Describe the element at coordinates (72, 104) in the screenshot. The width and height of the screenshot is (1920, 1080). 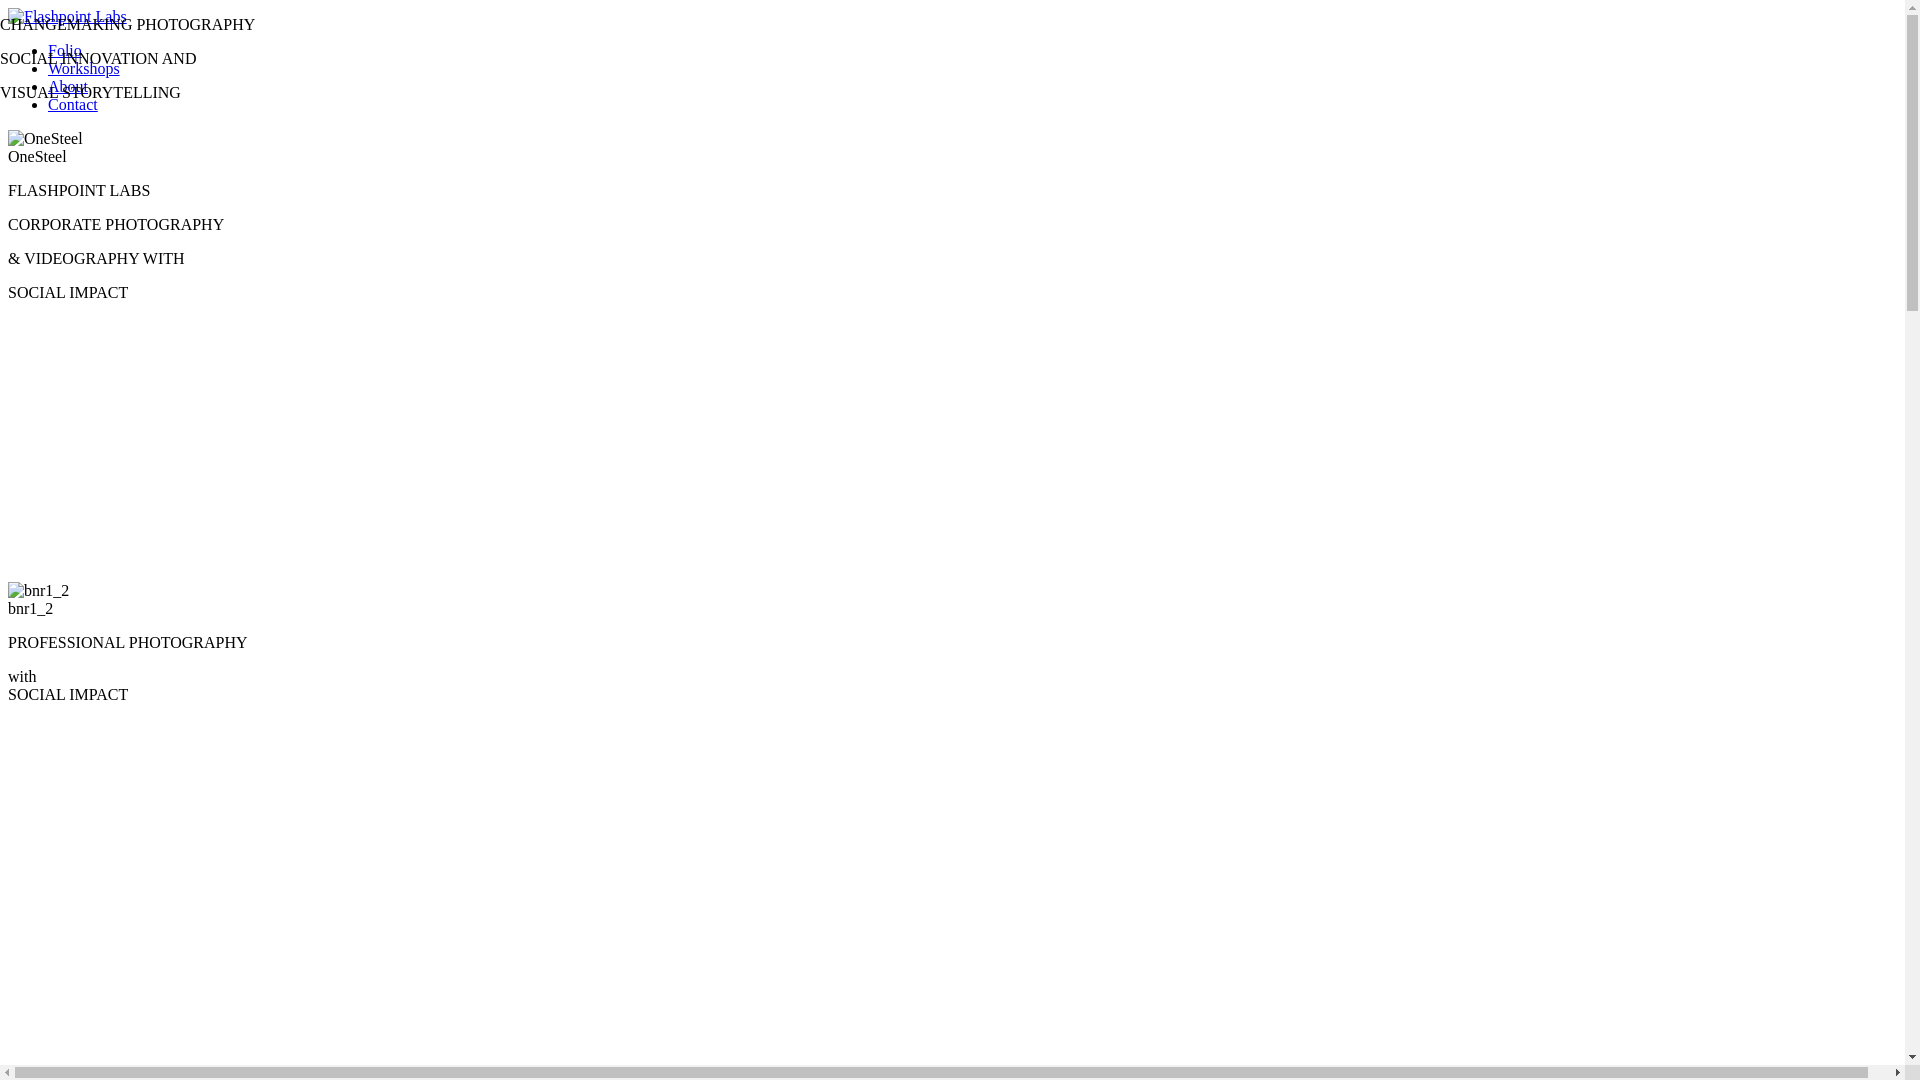
I see `'Contact'` at that location.